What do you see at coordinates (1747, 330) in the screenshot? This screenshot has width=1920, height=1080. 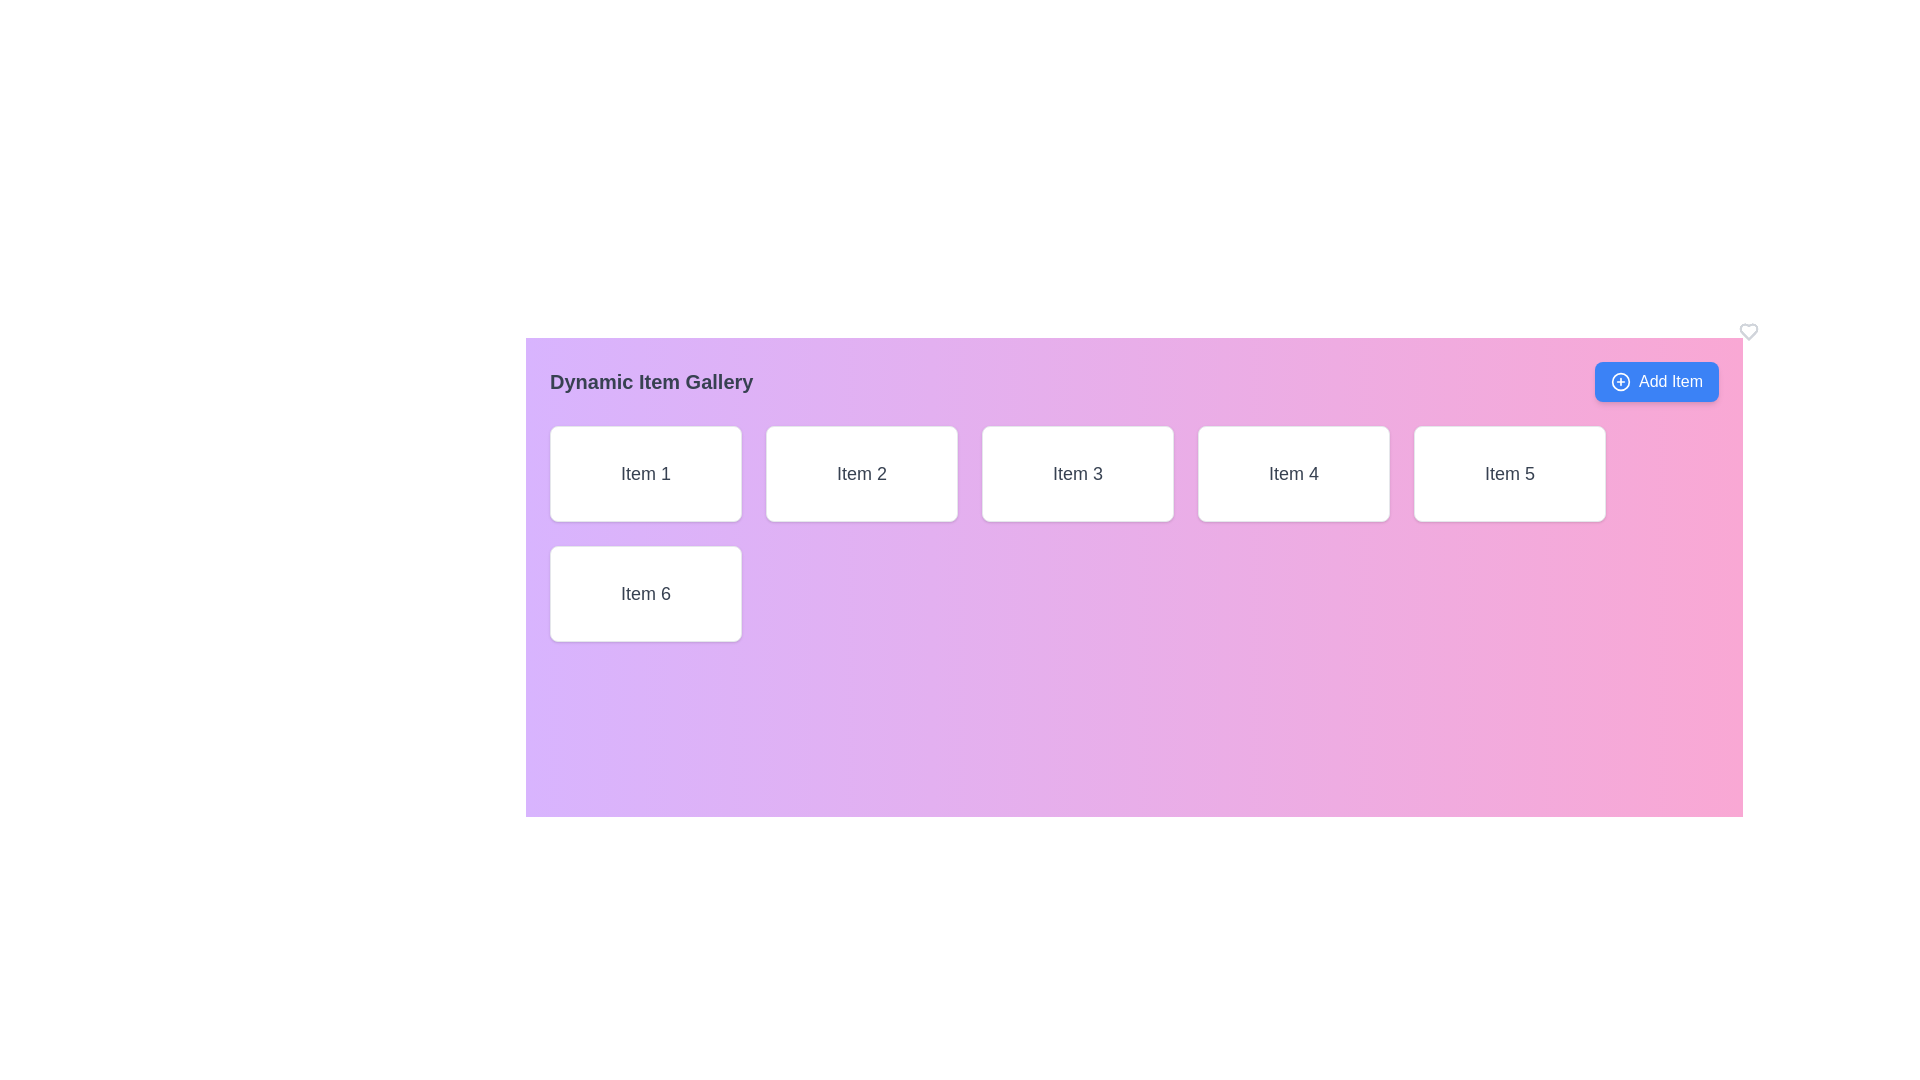 I see `the interactive toggle button for favoriting or liking content` at bounding box center [1747, 330].